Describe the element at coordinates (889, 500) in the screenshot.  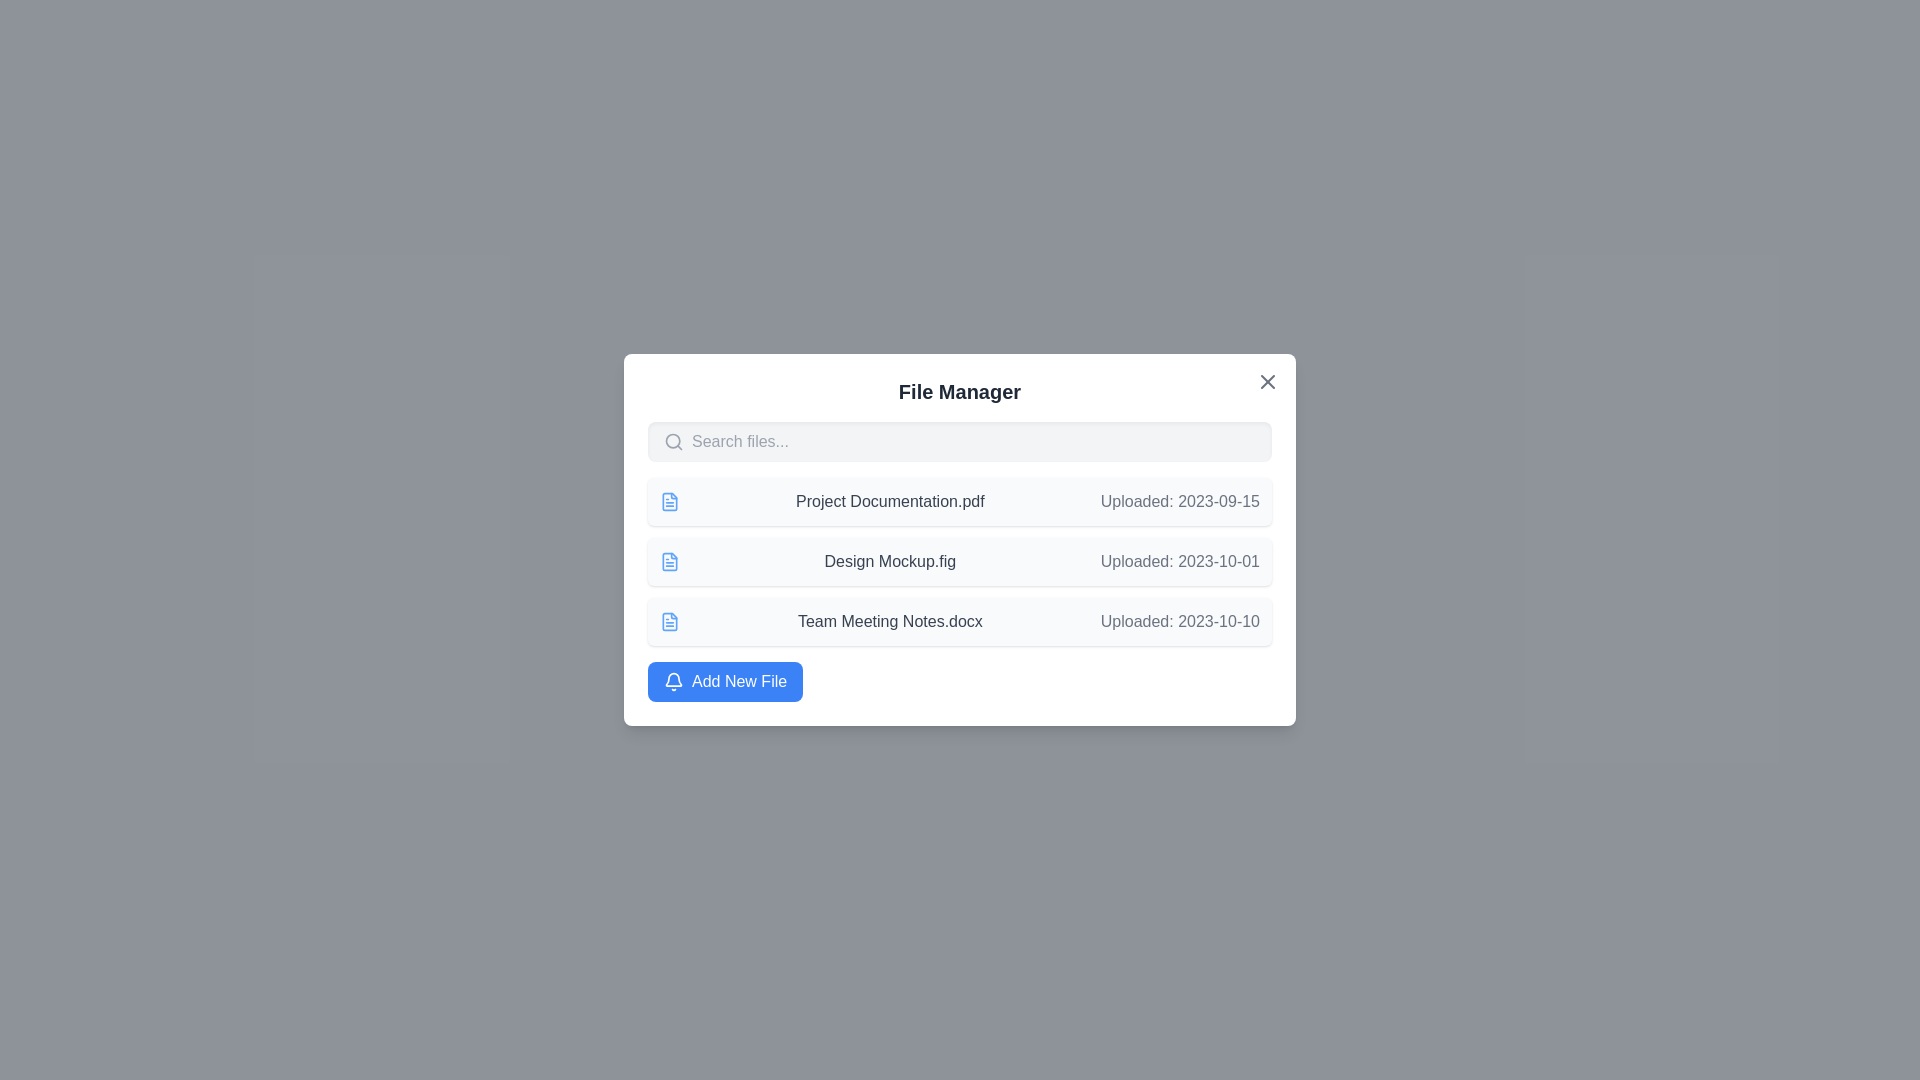
I see `the text label displaying the file name 'Project Documentation.pdf', which is styled in gray and located in the second row of the file list in the file manager interface` at that location.